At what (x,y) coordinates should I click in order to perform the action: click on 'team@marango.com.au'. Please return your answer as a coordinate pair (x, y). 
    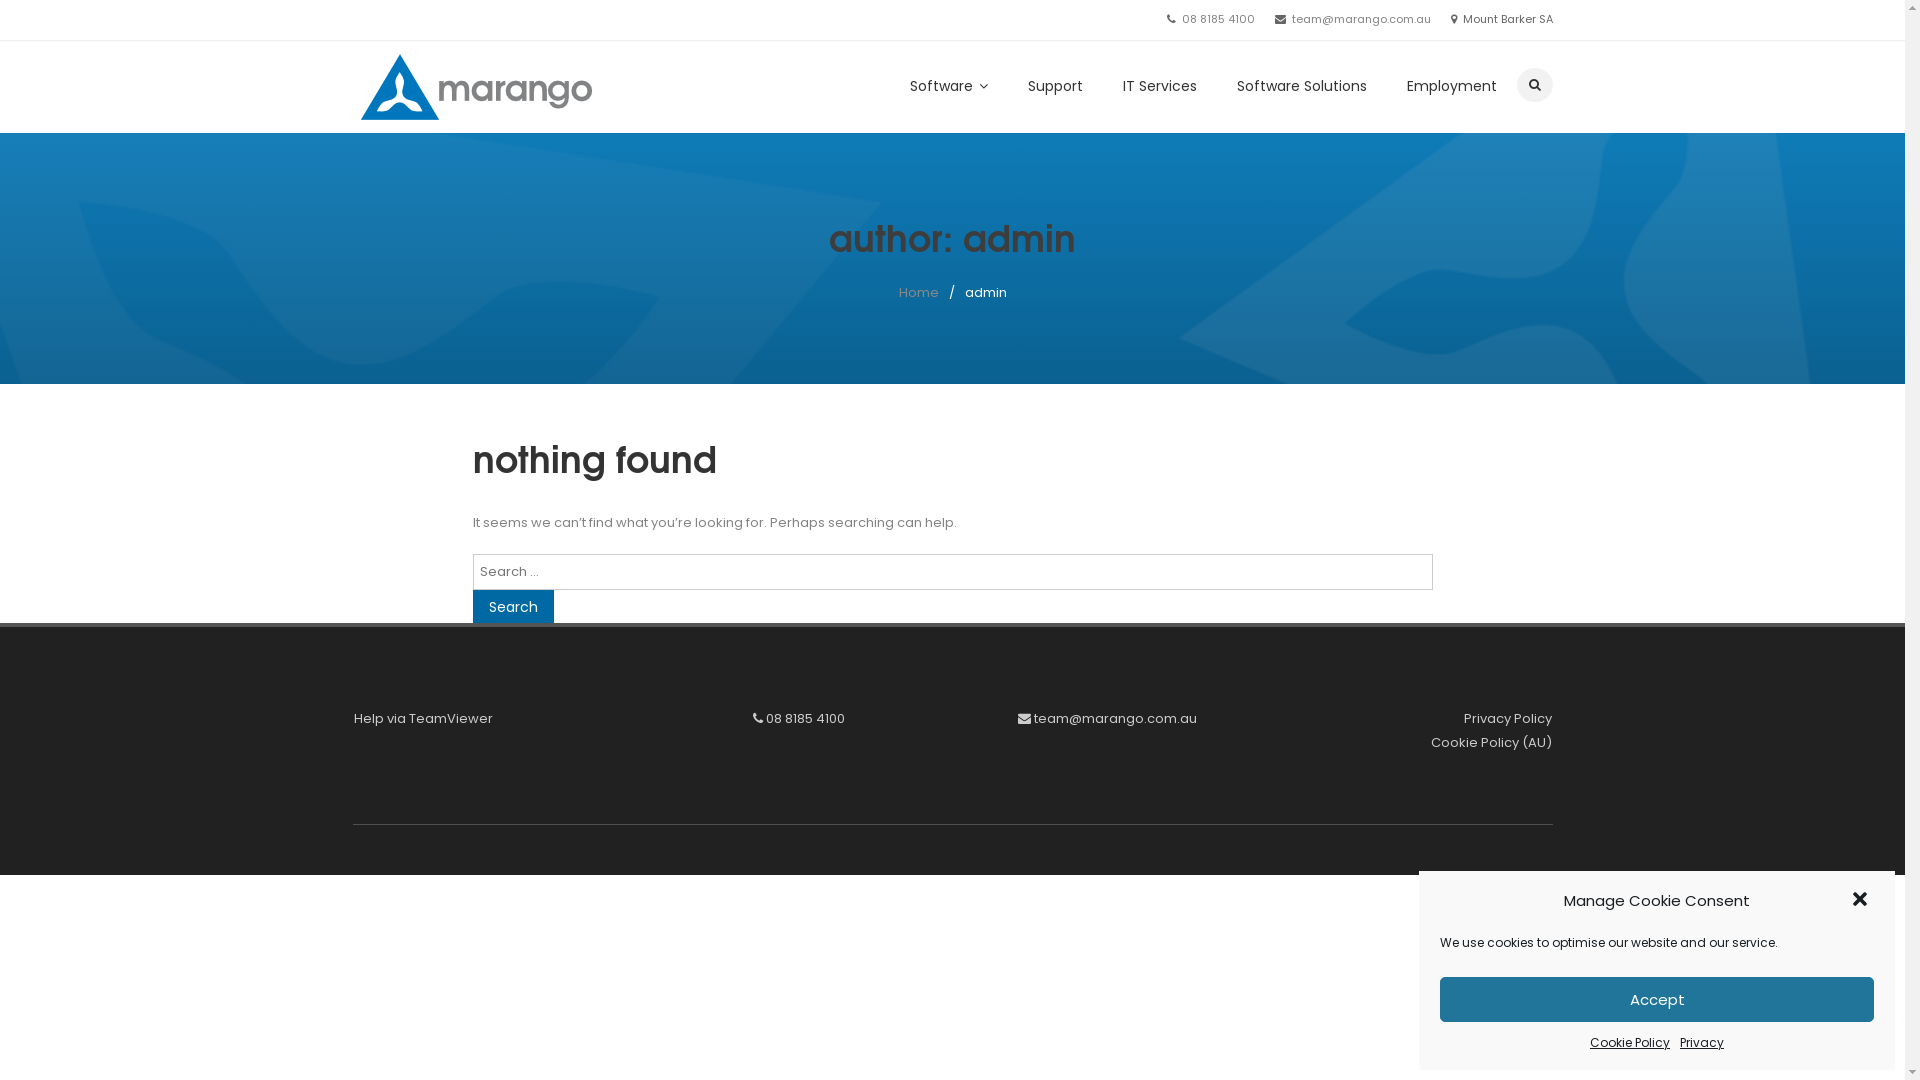
    Looking at the image, I should click on (1291, 19).